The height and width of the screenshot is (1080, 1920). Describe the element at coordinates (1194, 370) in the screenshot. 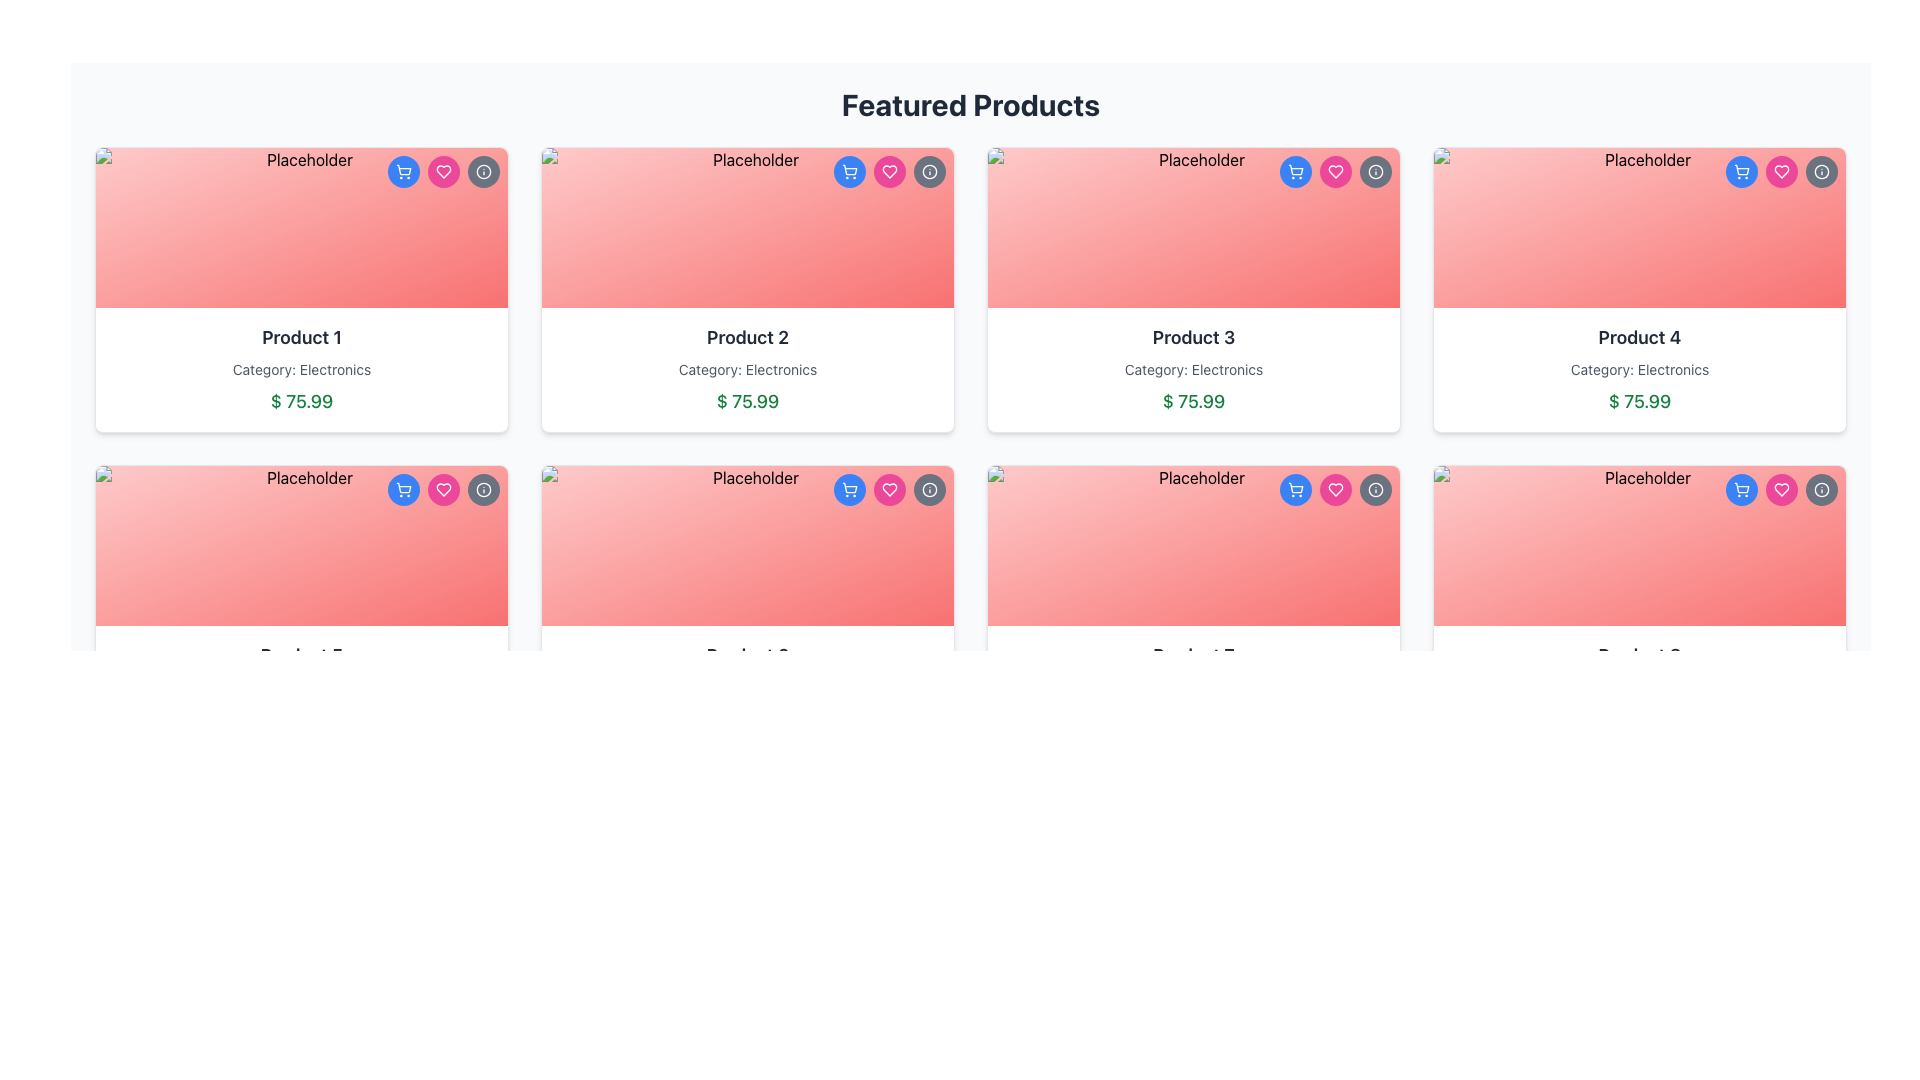

I see `the non-interactive text label displaying the category of the product for 'Product 3', located directly beneath the 'Product 3' title and above the price label` at that location.